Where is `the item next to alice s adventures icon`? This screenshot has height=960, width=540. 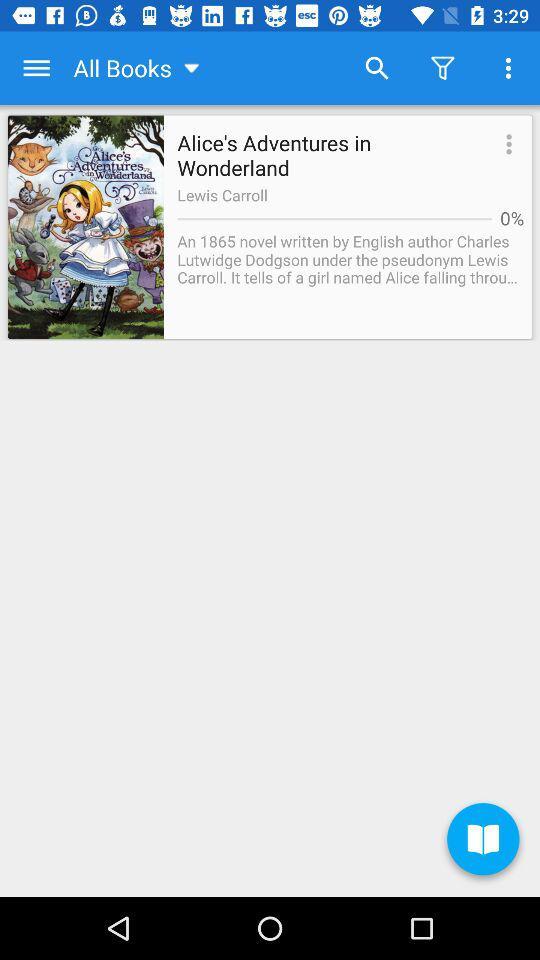 the item next to alice s adventures icon is located at coordinates (504, 145).